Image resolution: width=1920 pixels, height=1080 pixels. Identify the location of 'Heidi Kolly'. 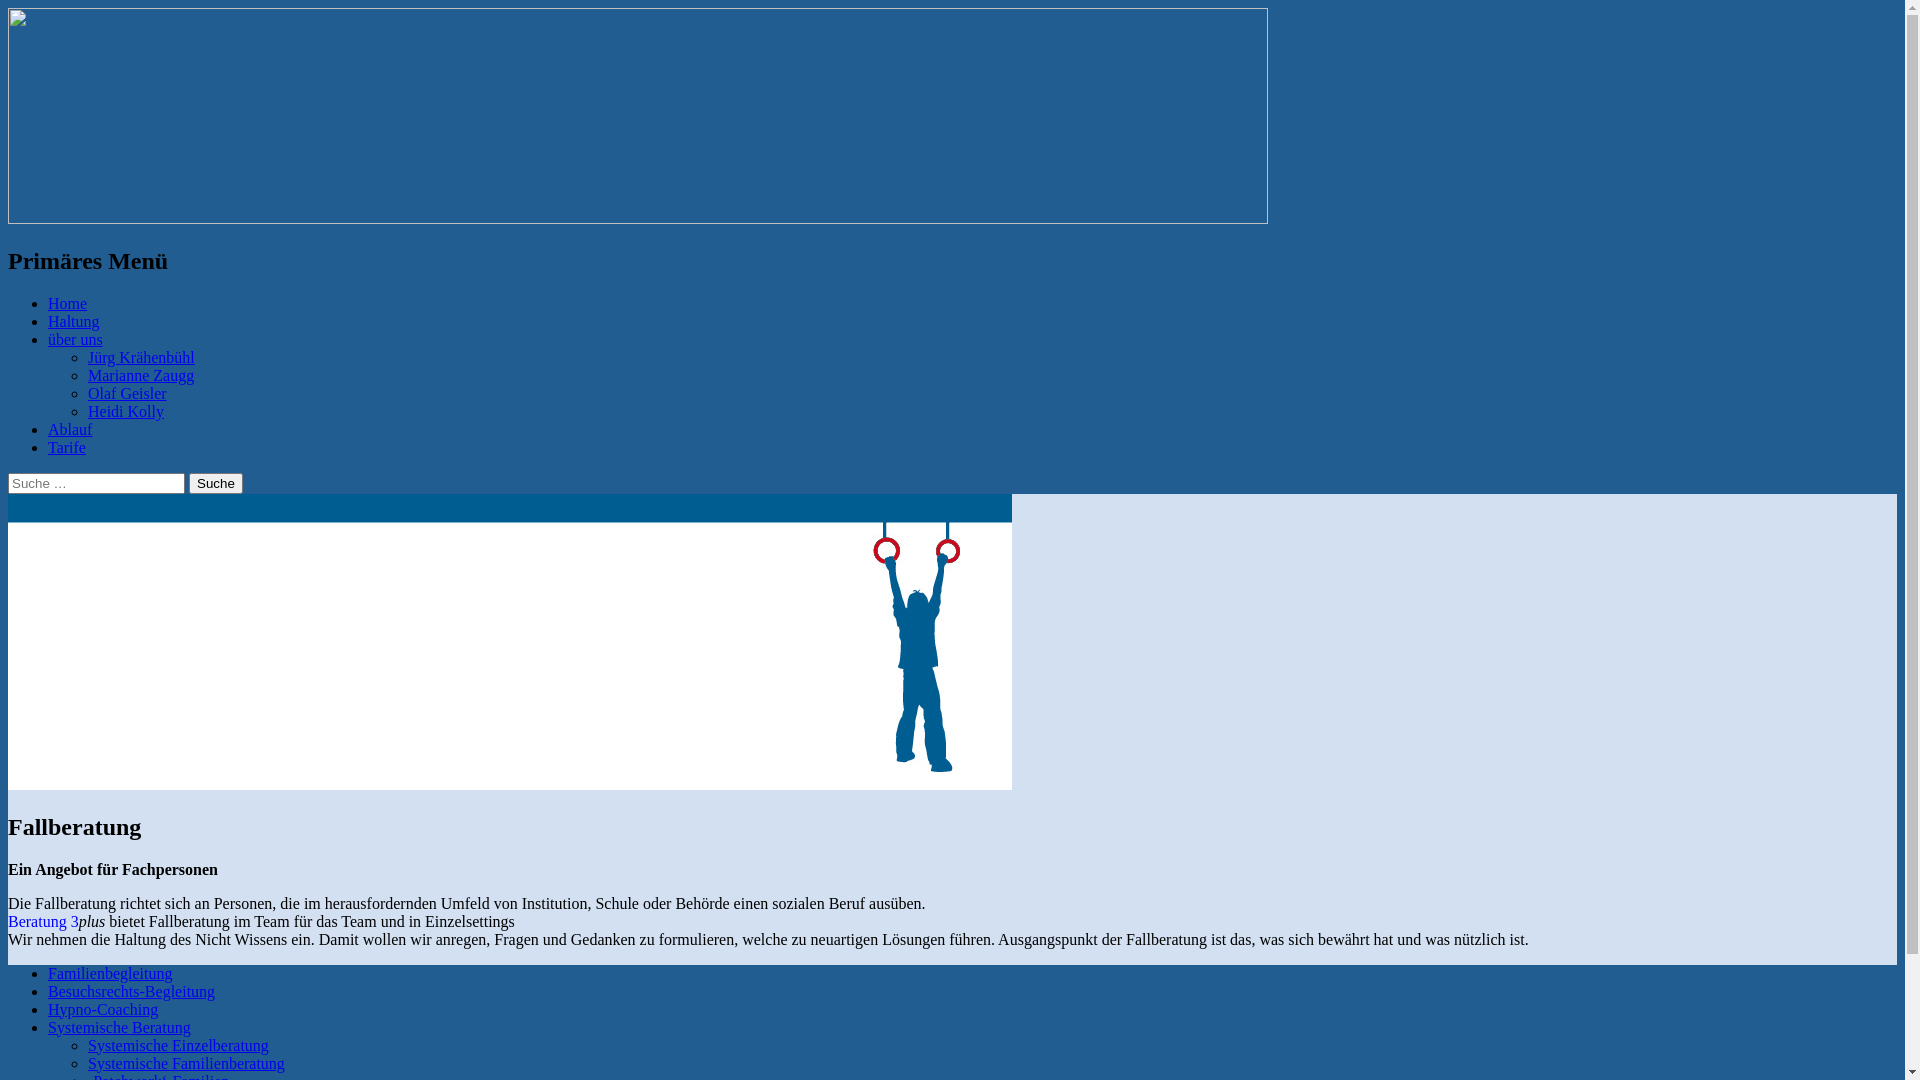
(124, 410).